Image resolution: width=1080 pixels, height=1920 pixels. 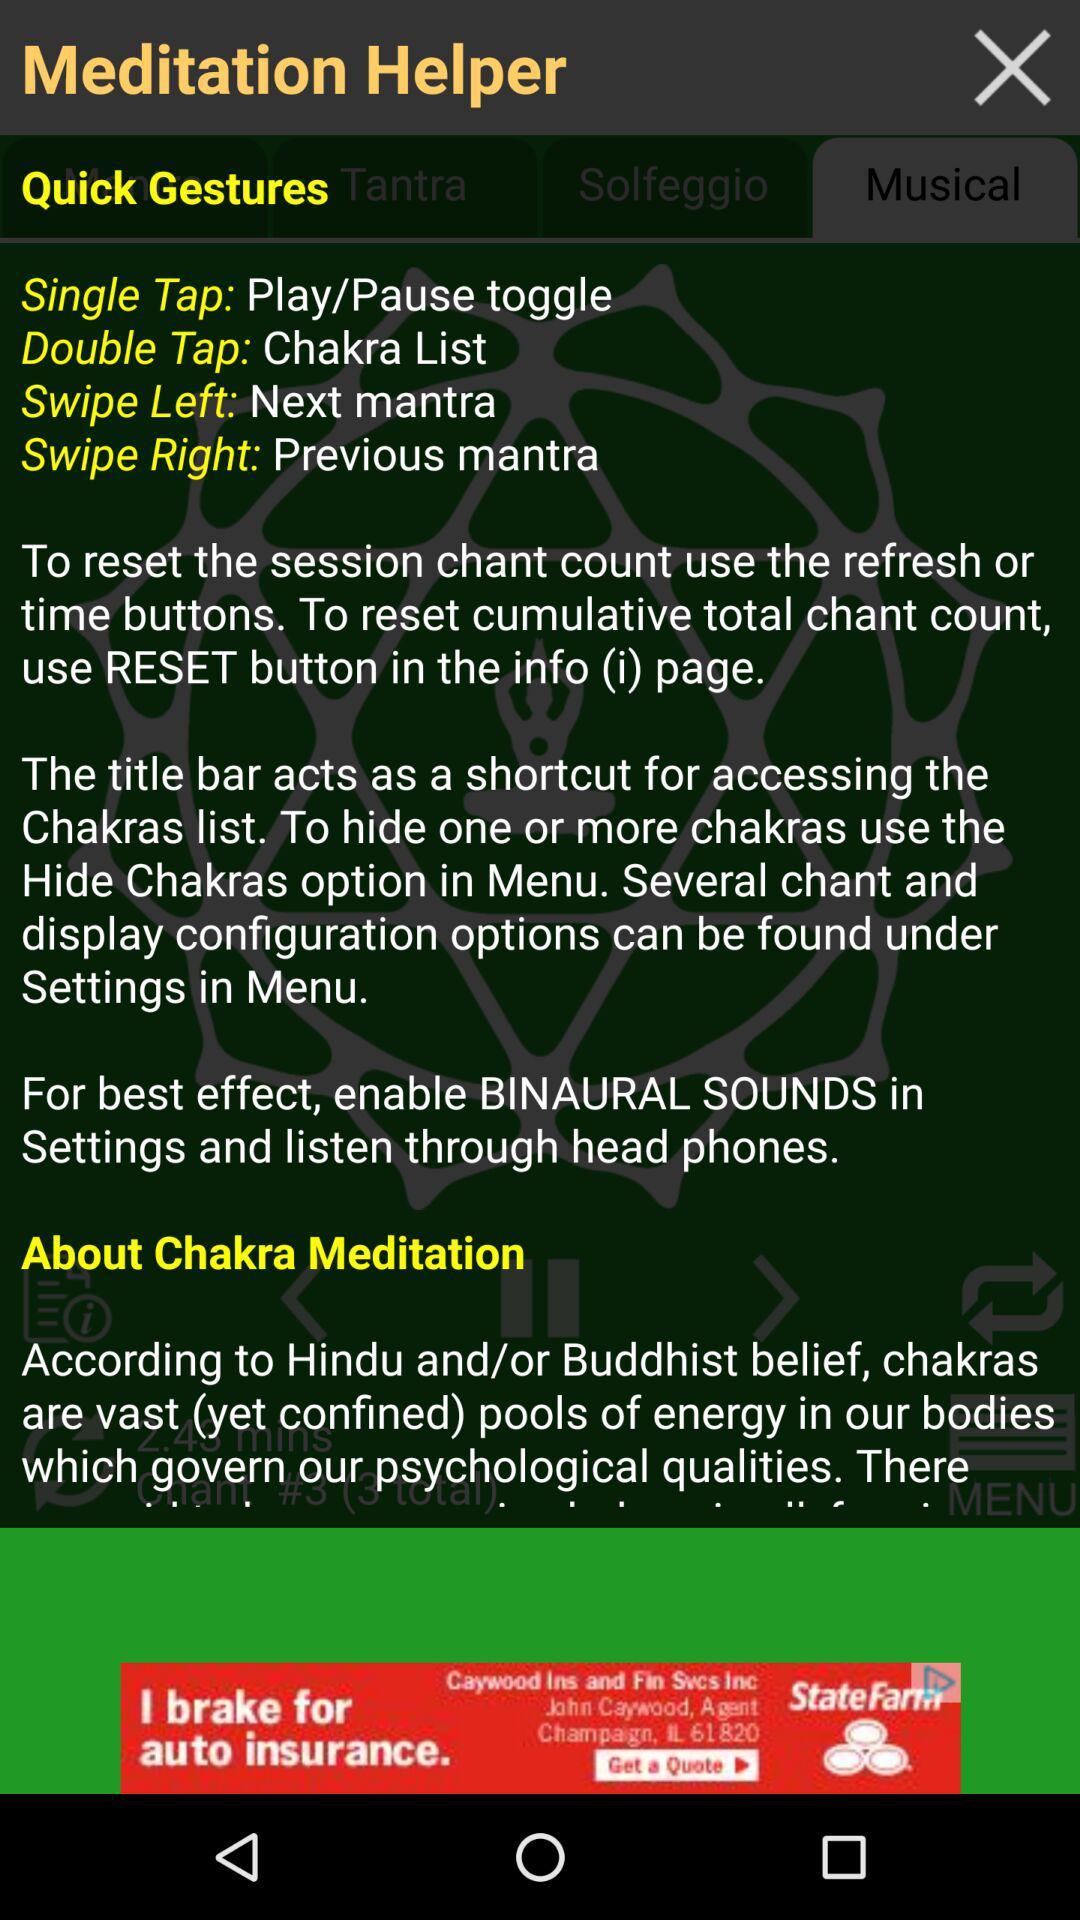 What do you see at coordinates (540, 1388) in the screenshot?
I see `the pause icon` at bounding box center [540, 1388].